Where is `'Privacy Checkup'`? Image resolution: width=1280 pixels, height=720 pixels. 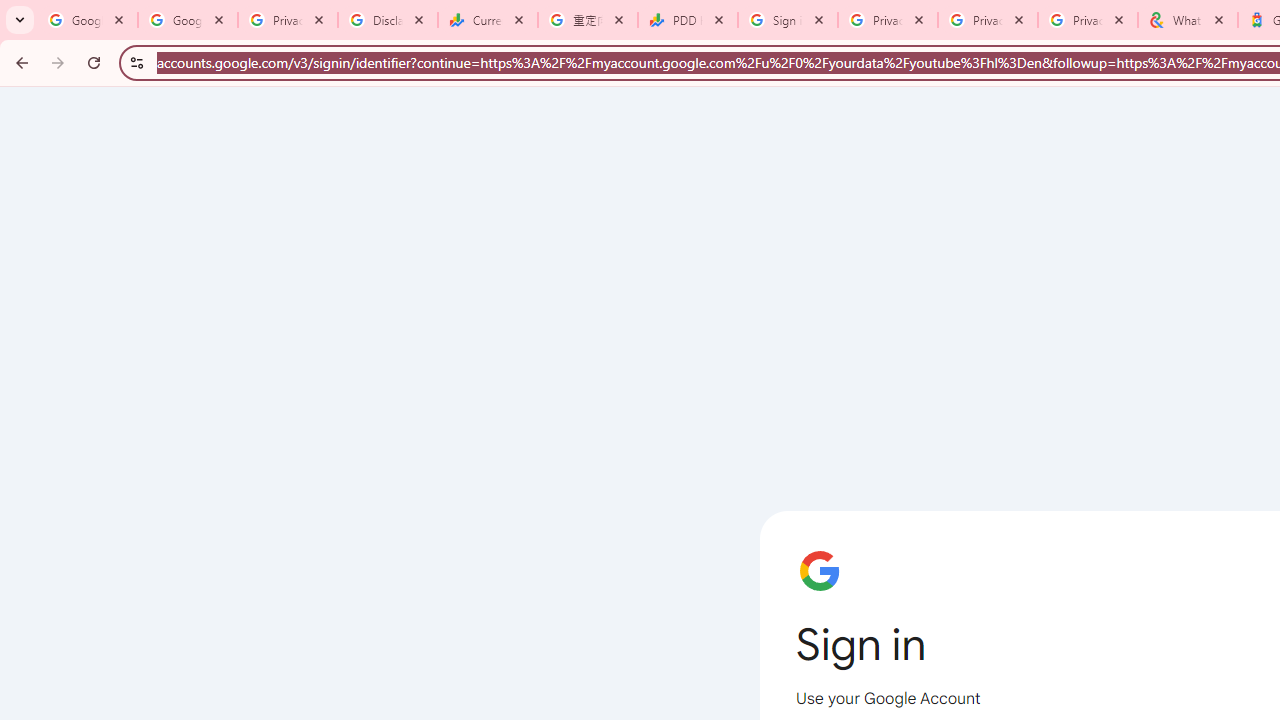
'Privacy Checkup' is located at coordinates (1087, 20).